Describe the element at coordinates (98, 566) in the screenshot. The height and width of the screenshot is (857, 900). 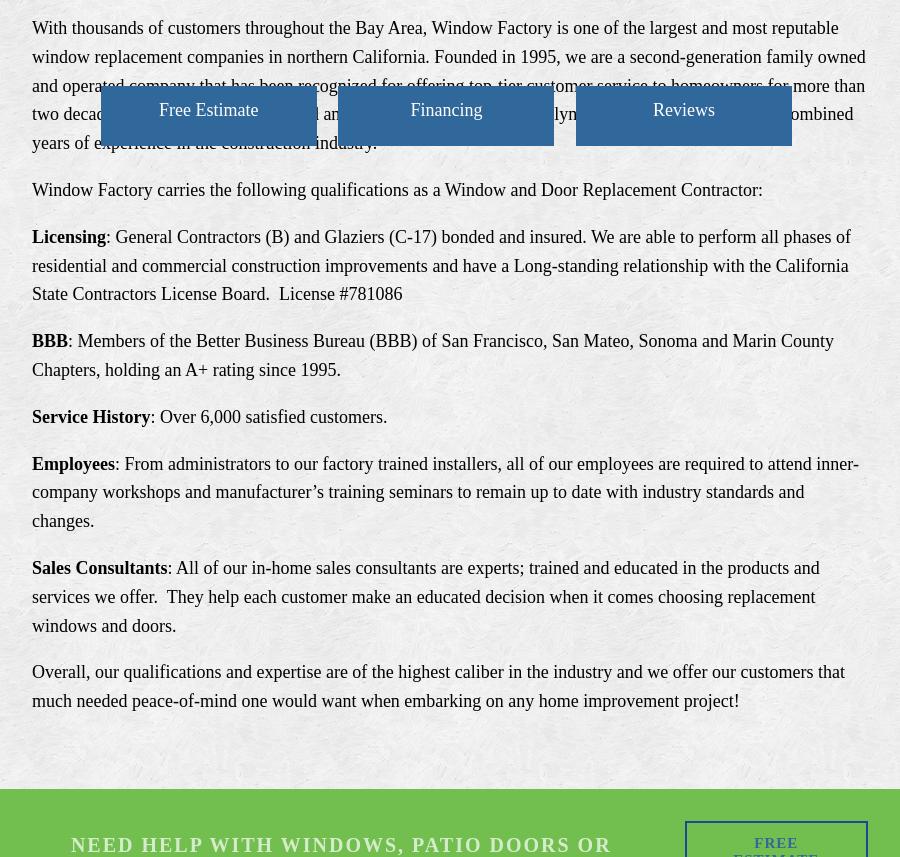
I see `'Sales Consultants'` at that location.